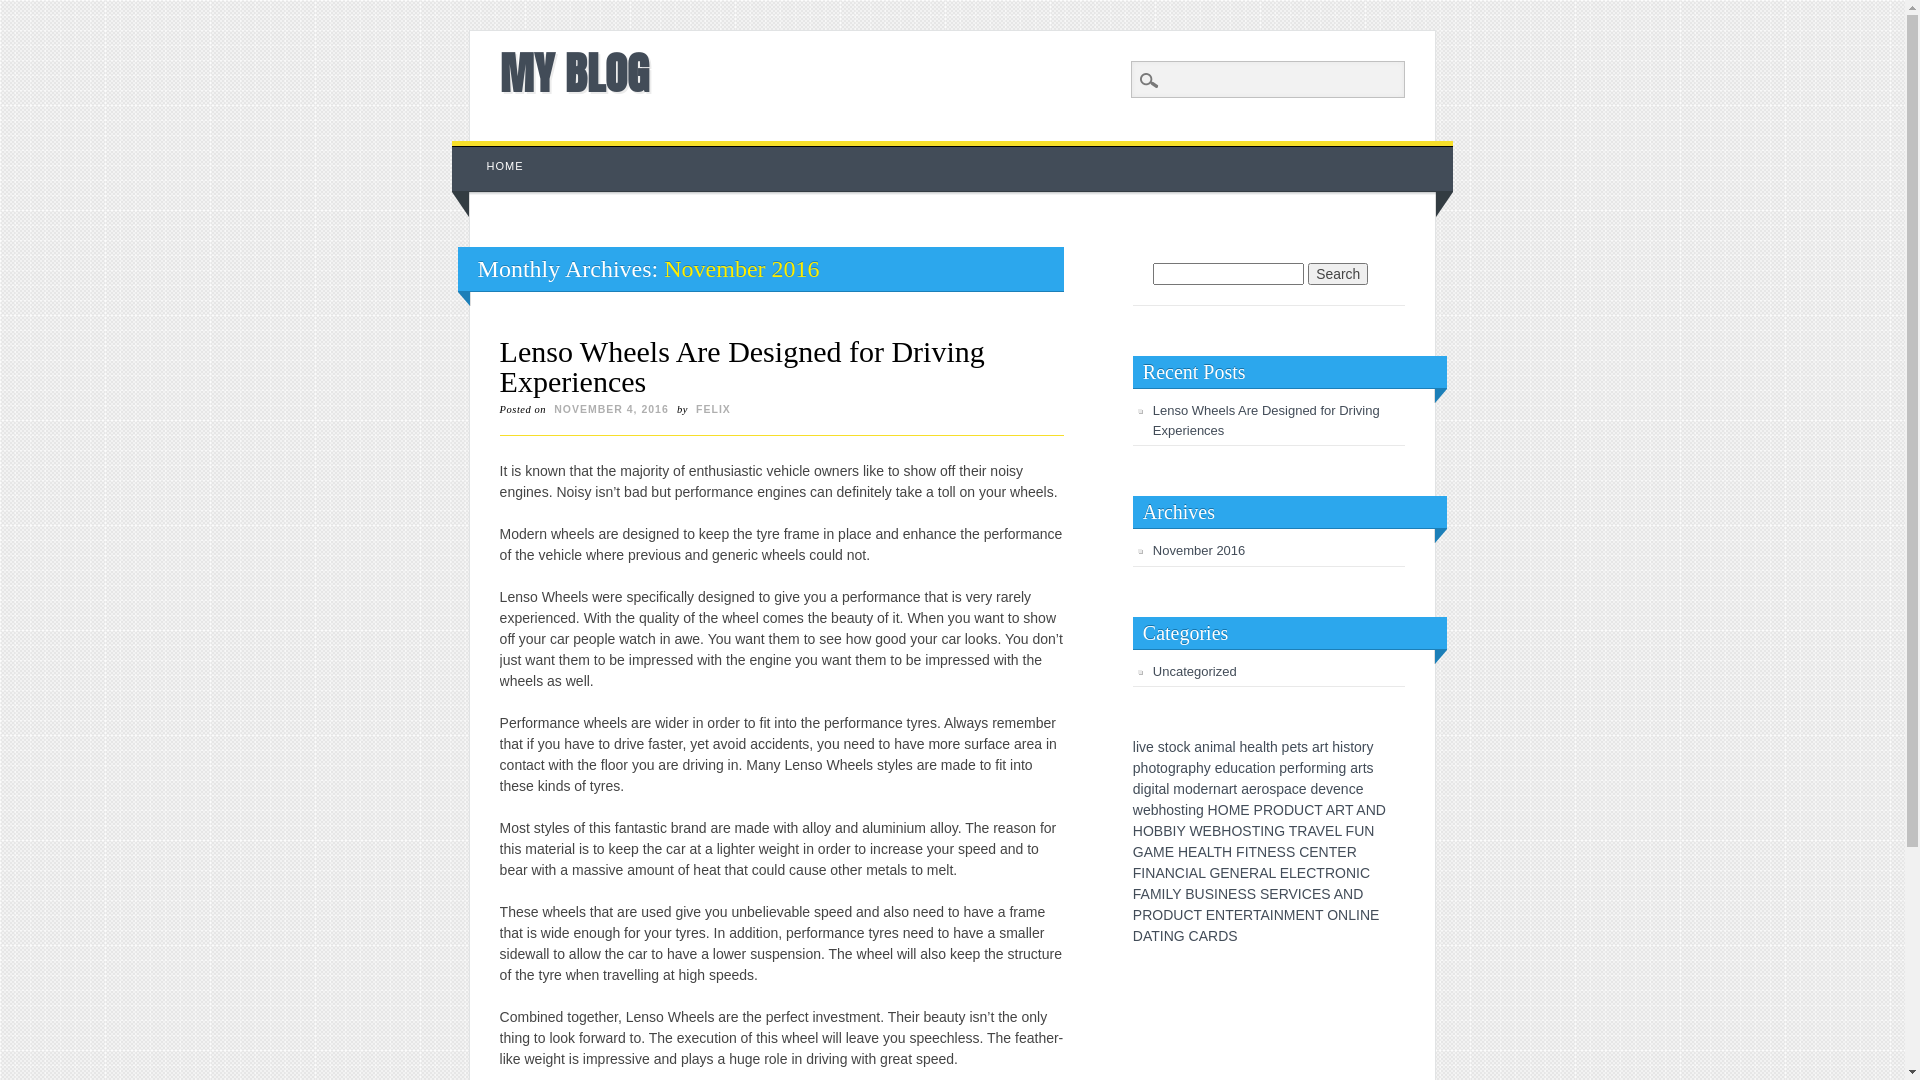 The image size is (1920, 1080). Describe the element at coordinates (1339, 766) in the screenshot. I see `'g'` at that location.